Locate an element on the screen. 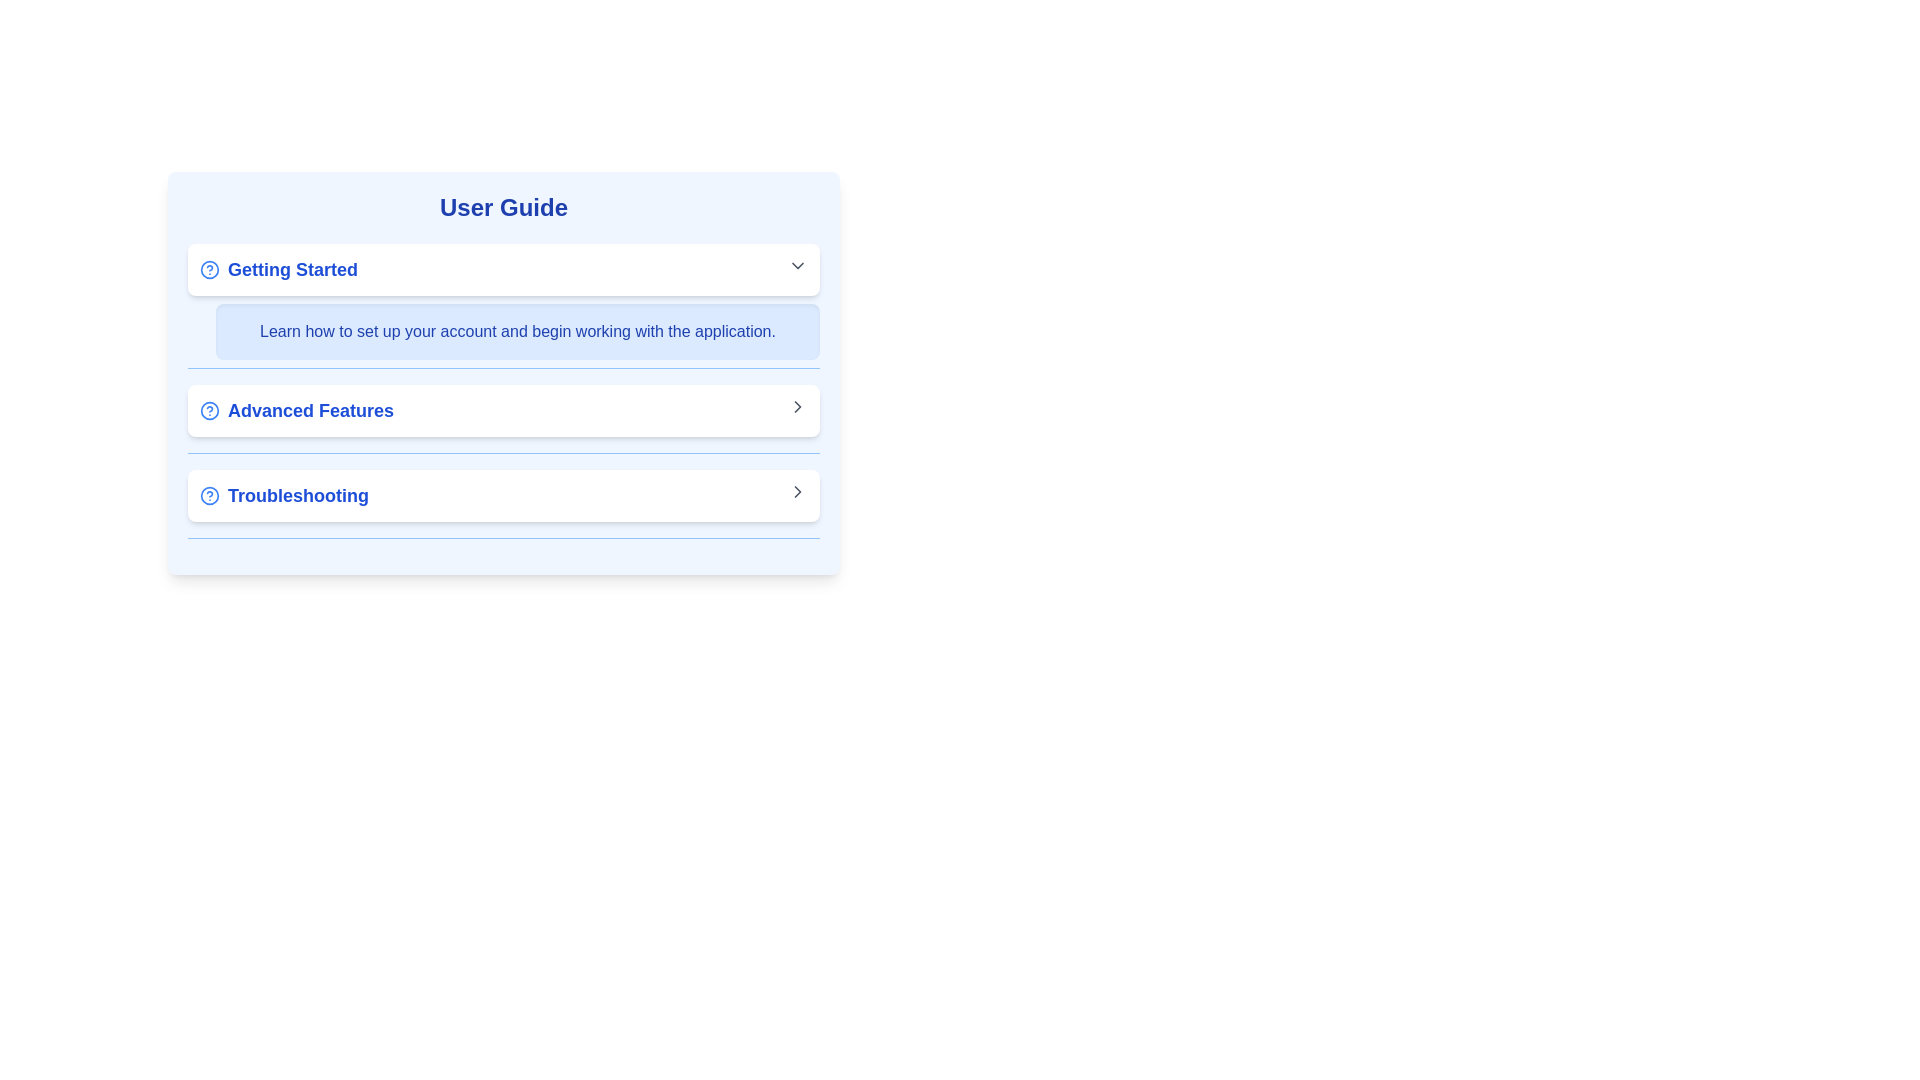 The image size is (1920, 1080). the Chevron Right icon located at the far right end of the 'Troubleshooting' section is located at coordinates (796, 492).